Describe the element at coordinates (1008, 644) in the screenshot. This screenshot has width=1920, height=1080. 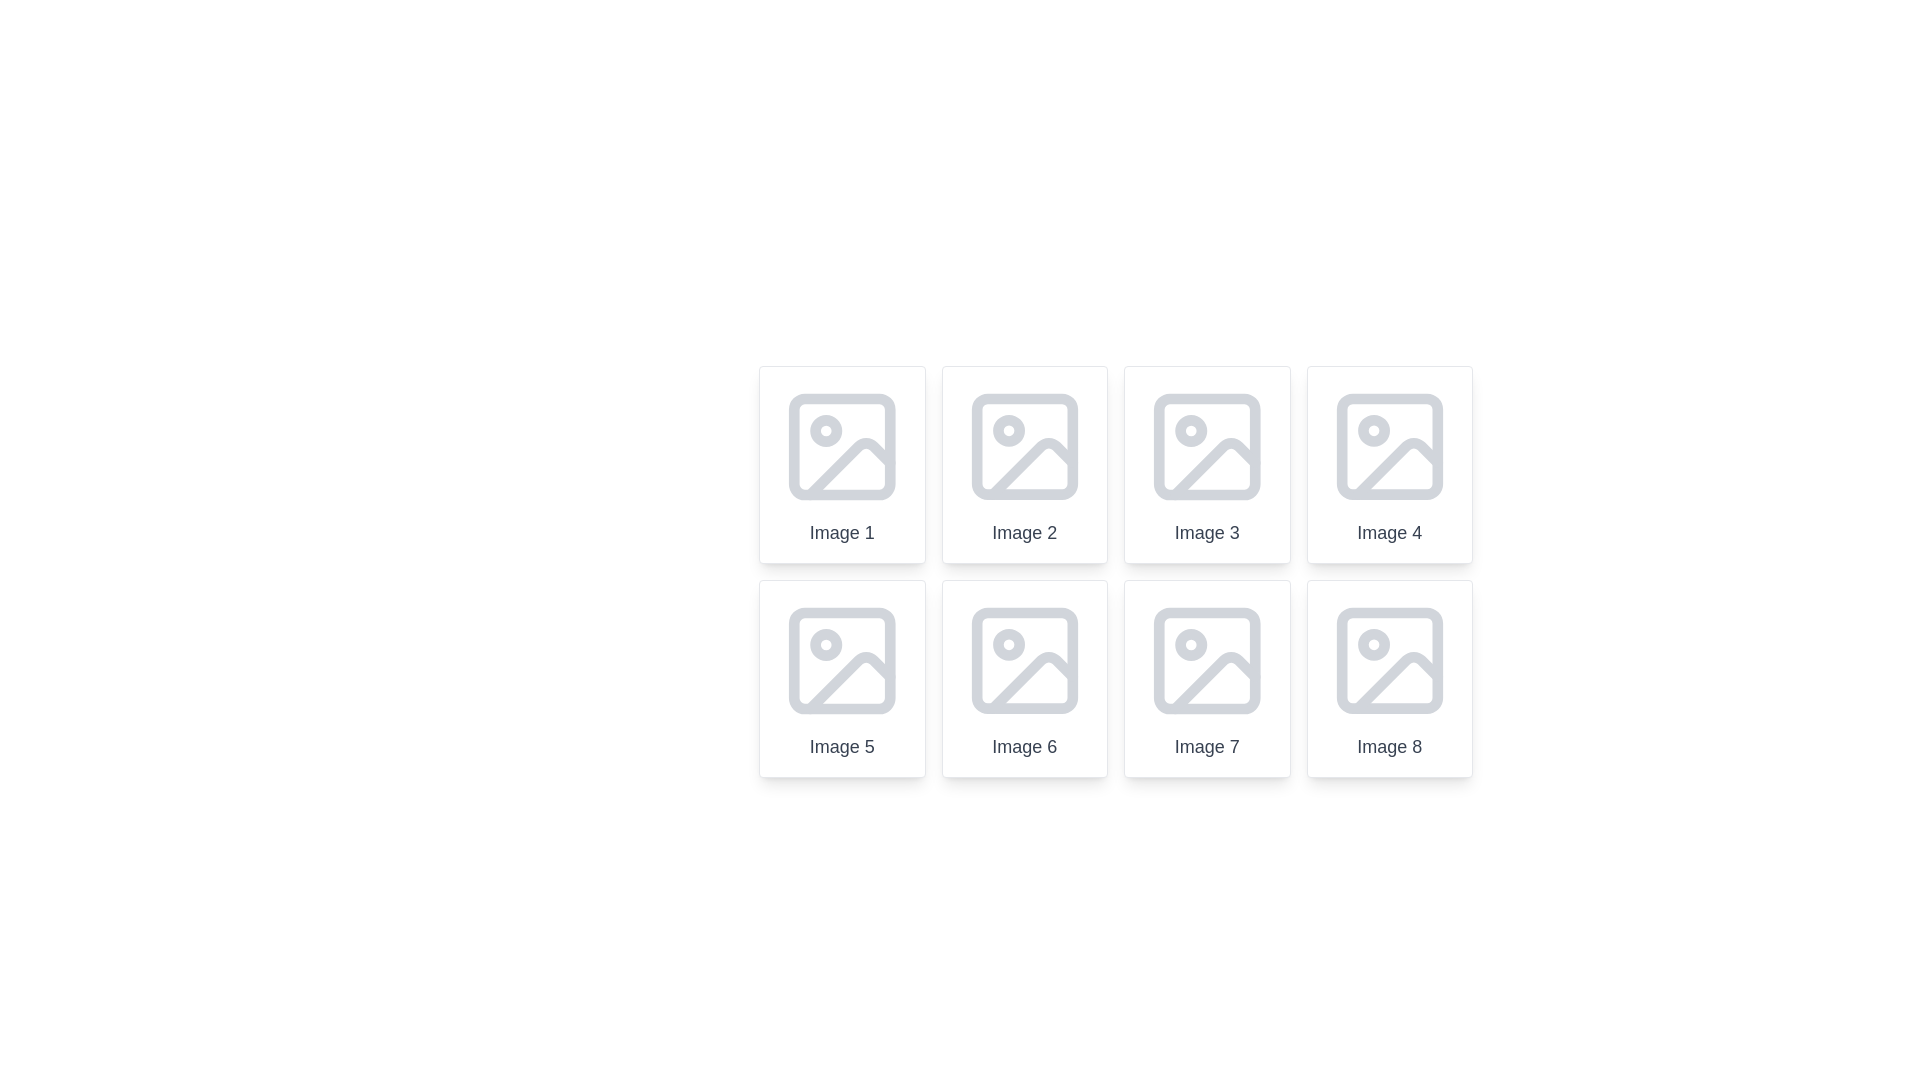
I see `the circular marker or dot located within the thumbnail labeled 'Image 6', situated near its top-left corner` at that location.